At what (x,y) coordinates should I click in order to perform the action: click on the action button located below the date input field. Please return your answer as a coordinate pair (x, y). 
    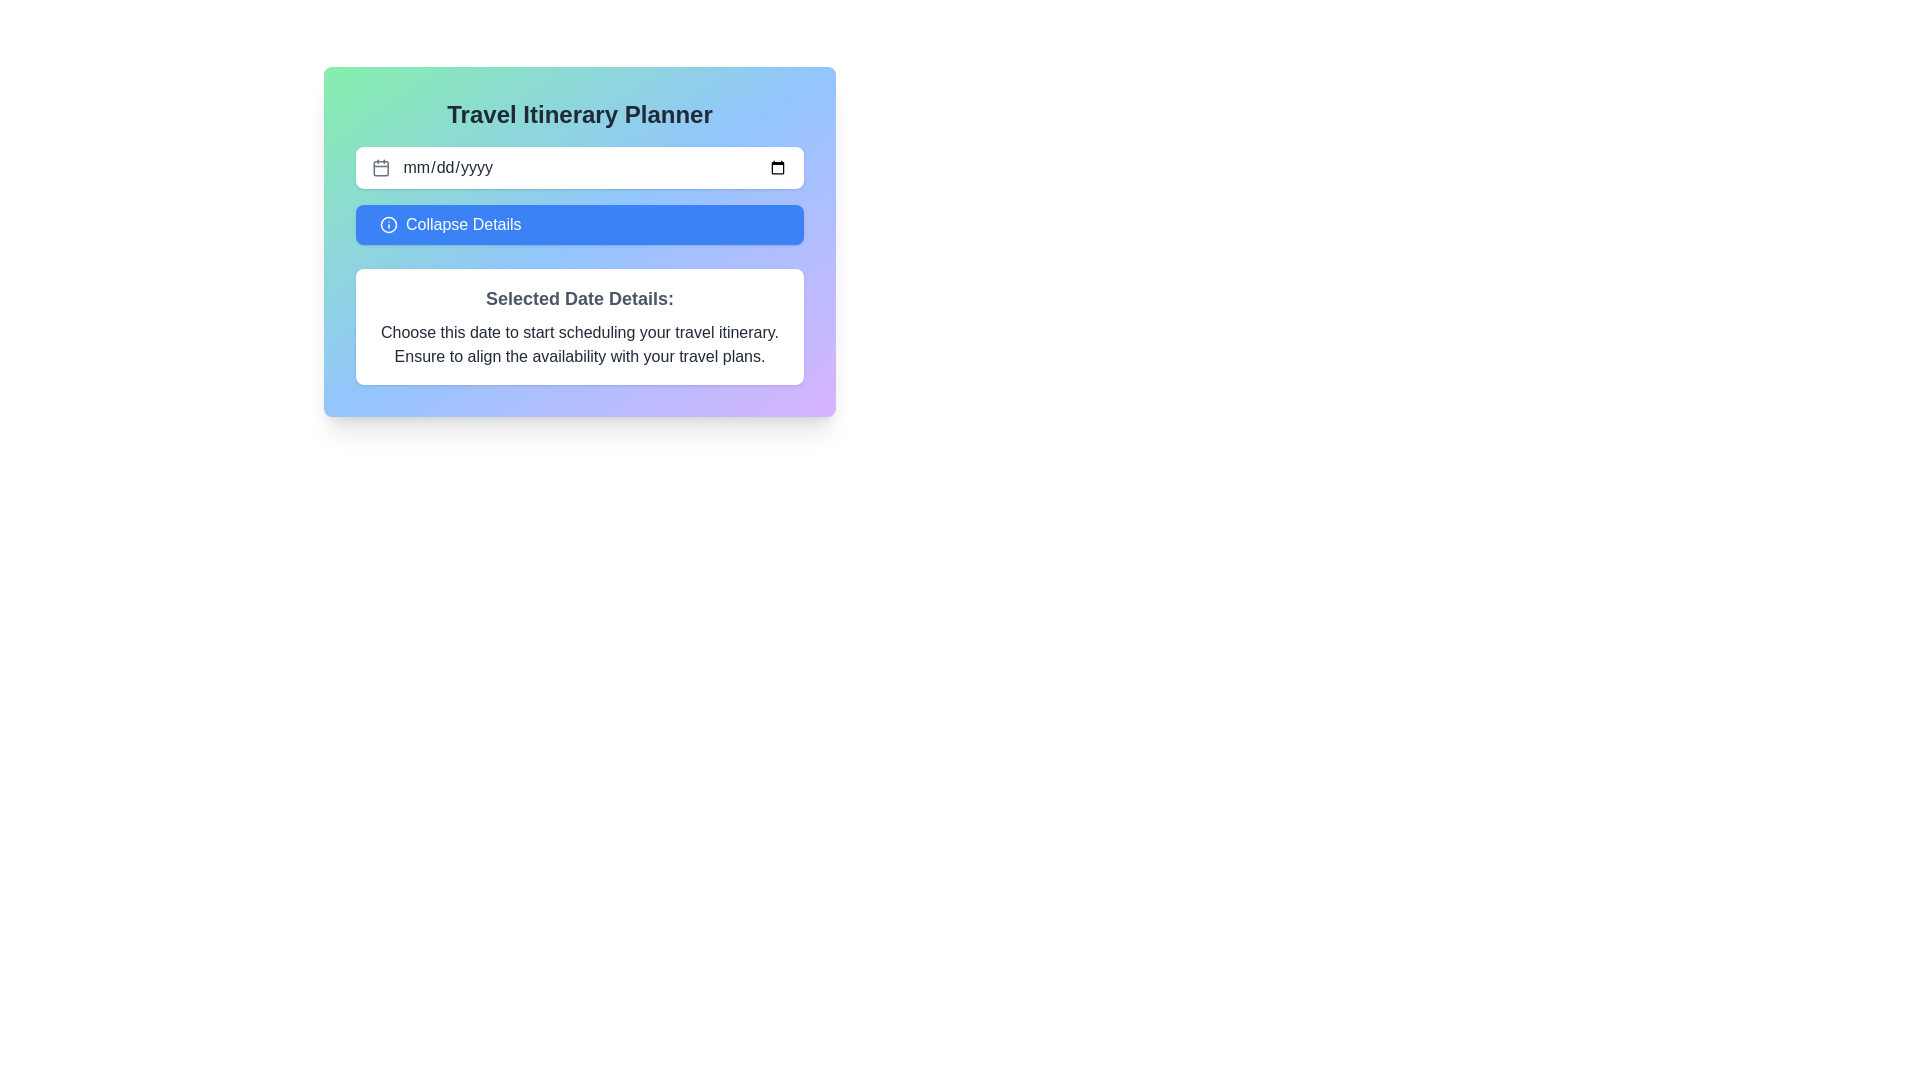
    Looking at the image, I should click on (579, 241).